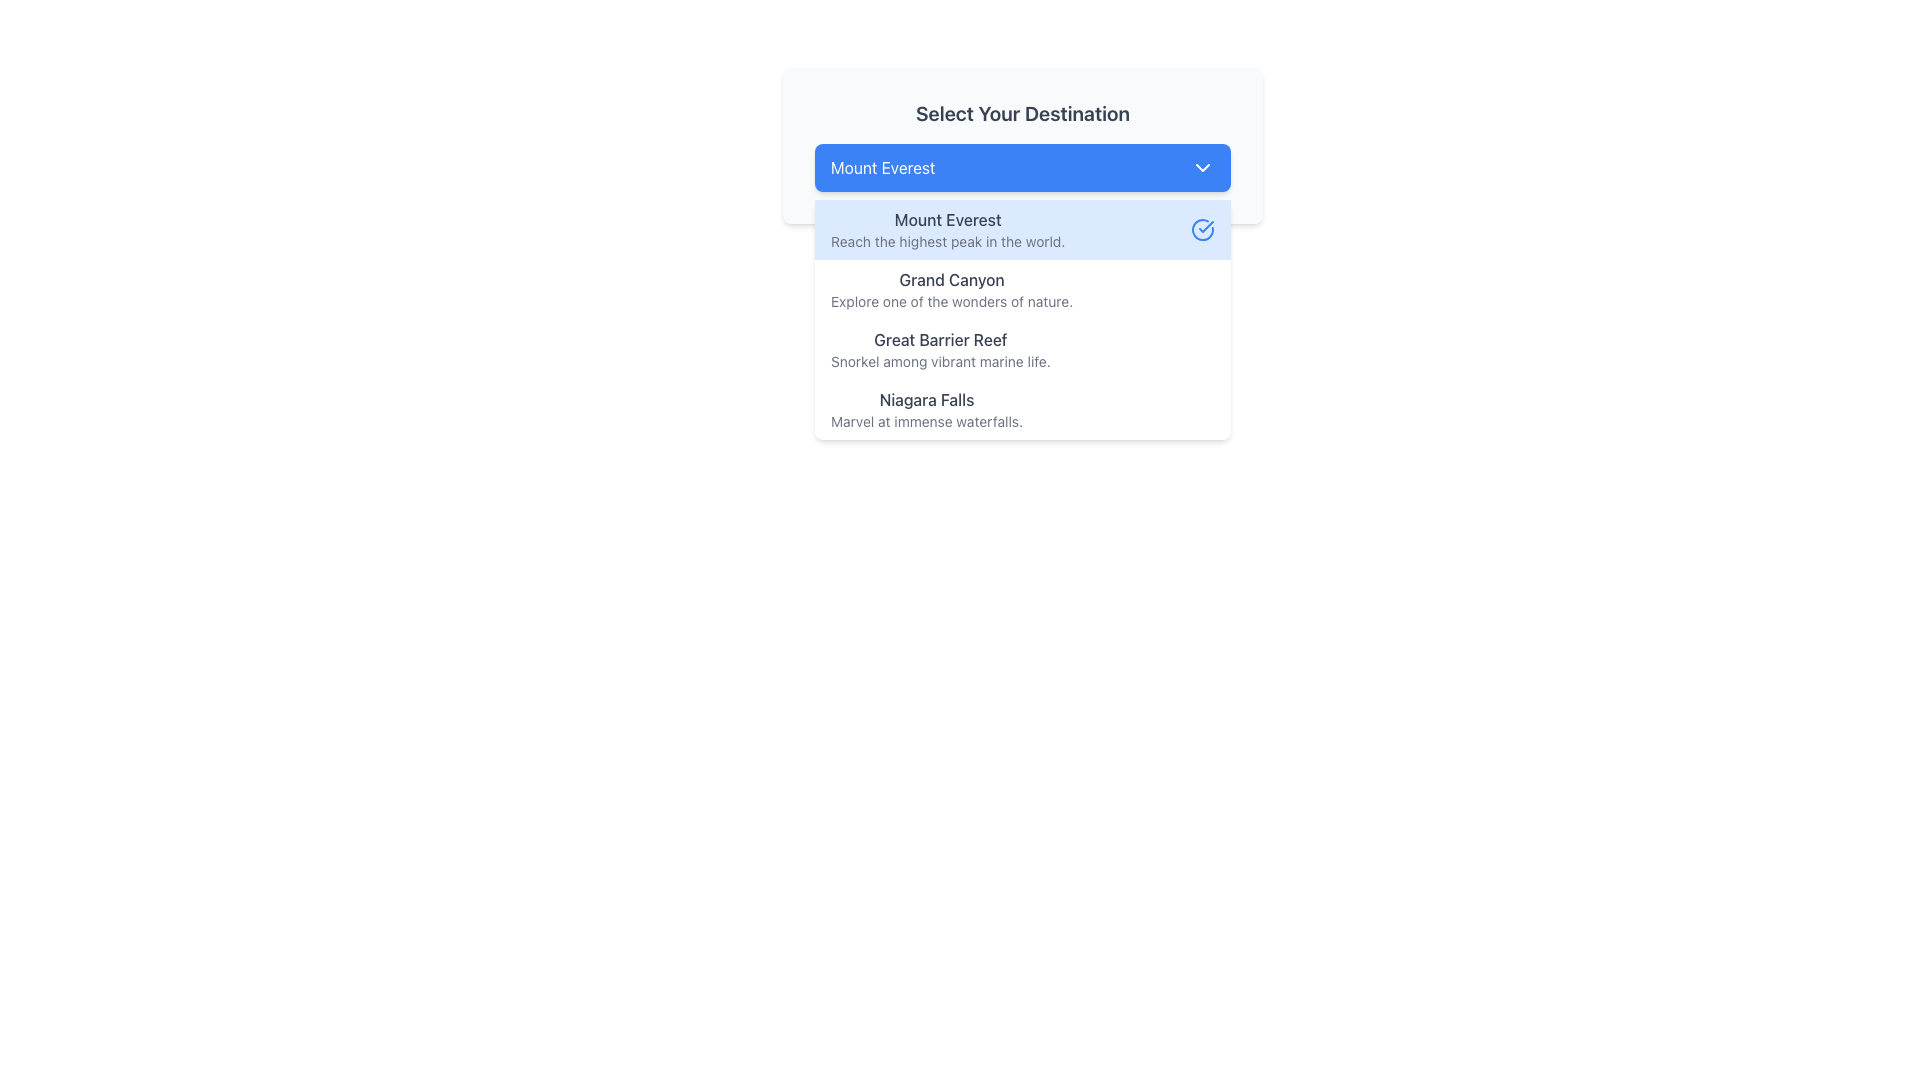  I want to click on the dropdown menu item, so click(1022, 319).